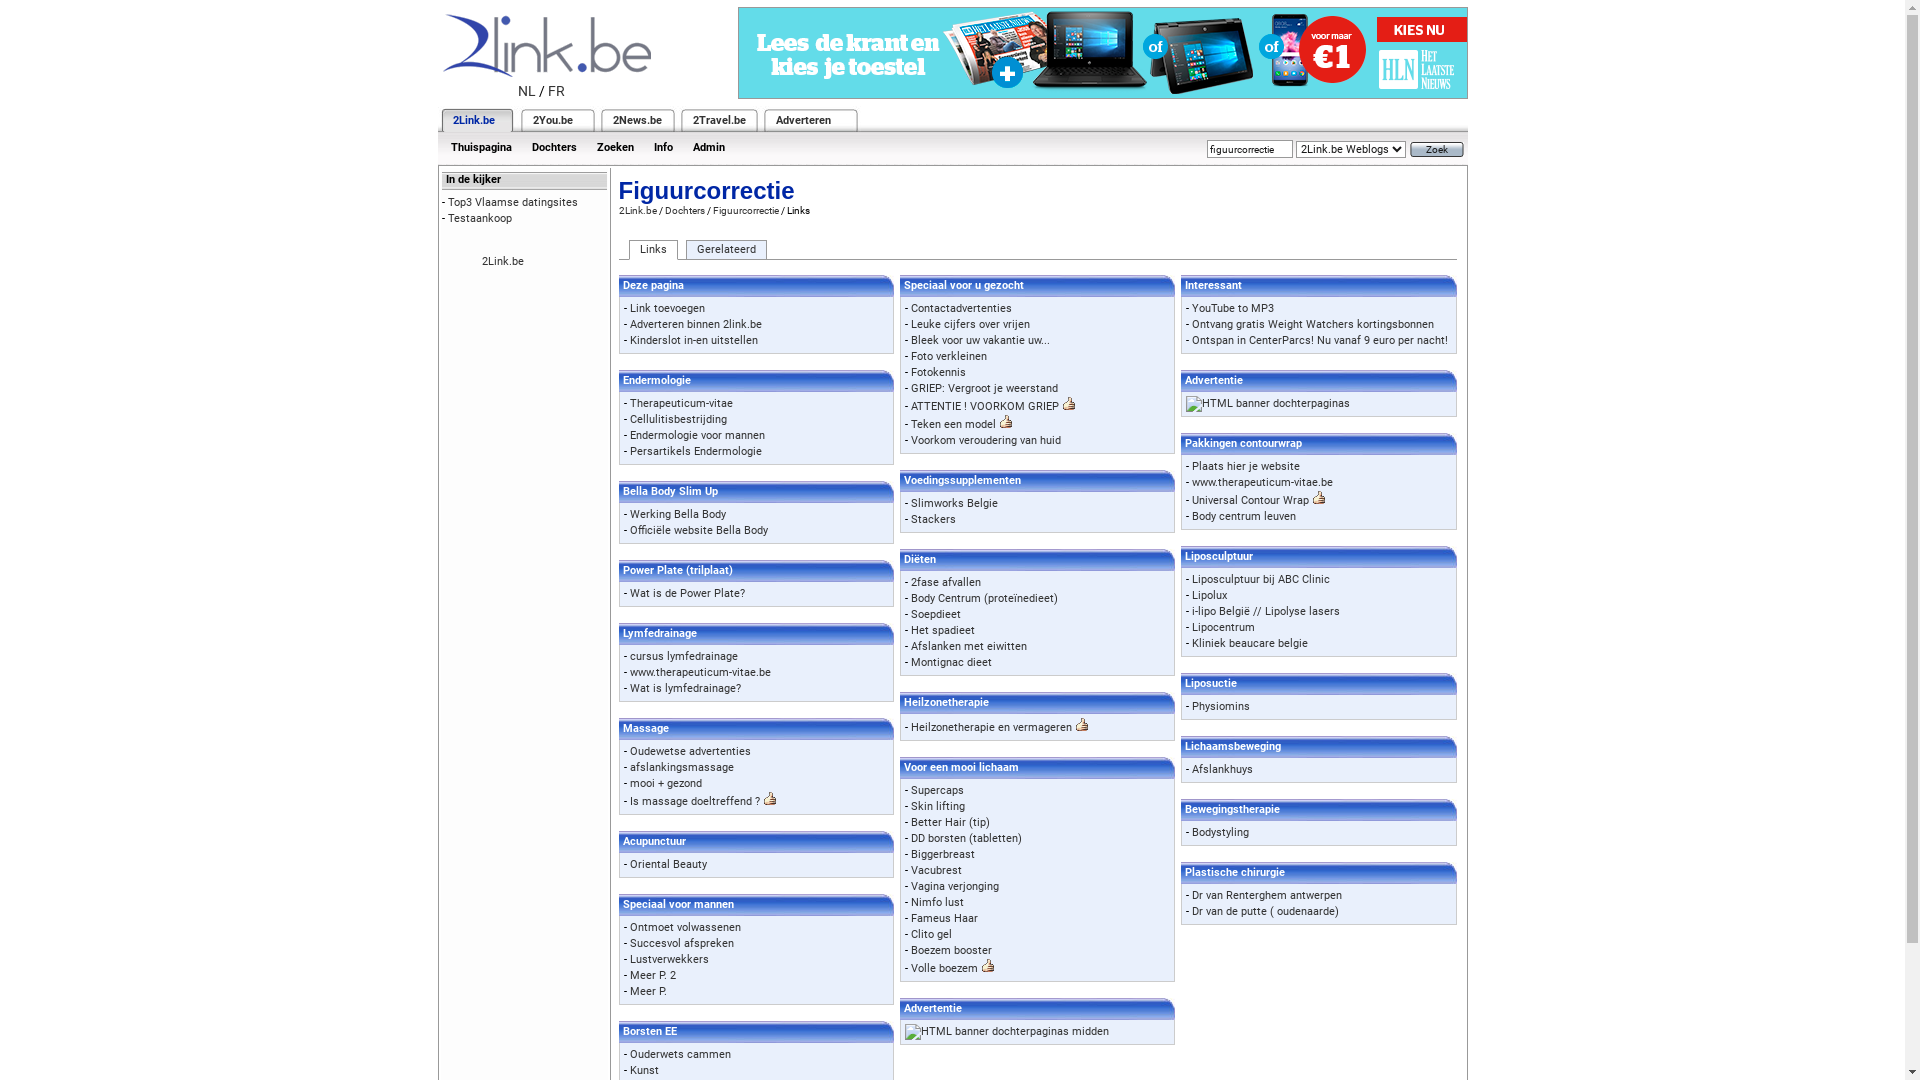 The height and width of the screenshot is (1080, 1920). Describe the element at coordinates (480, 218) in the screenshot. I see `'Testaankoop'` at that location.